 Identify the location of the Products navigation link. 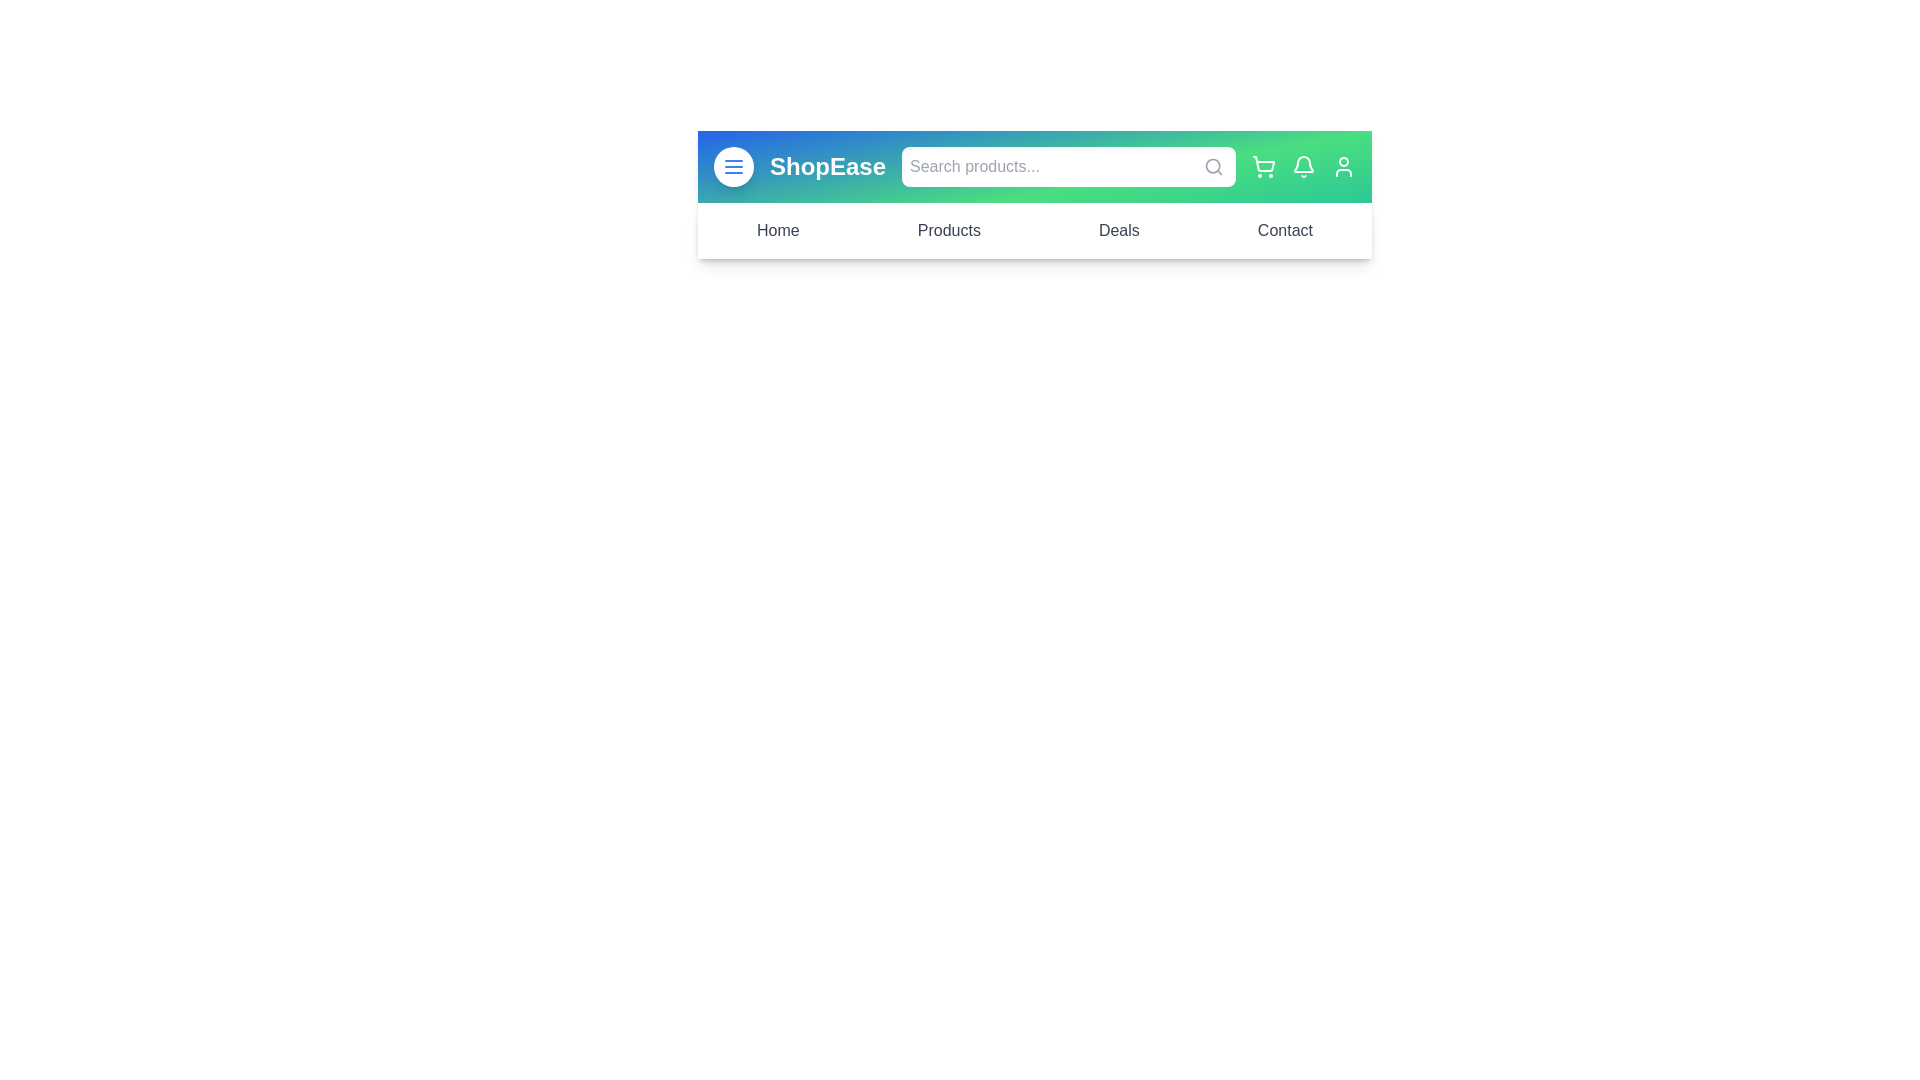
(948, 230).